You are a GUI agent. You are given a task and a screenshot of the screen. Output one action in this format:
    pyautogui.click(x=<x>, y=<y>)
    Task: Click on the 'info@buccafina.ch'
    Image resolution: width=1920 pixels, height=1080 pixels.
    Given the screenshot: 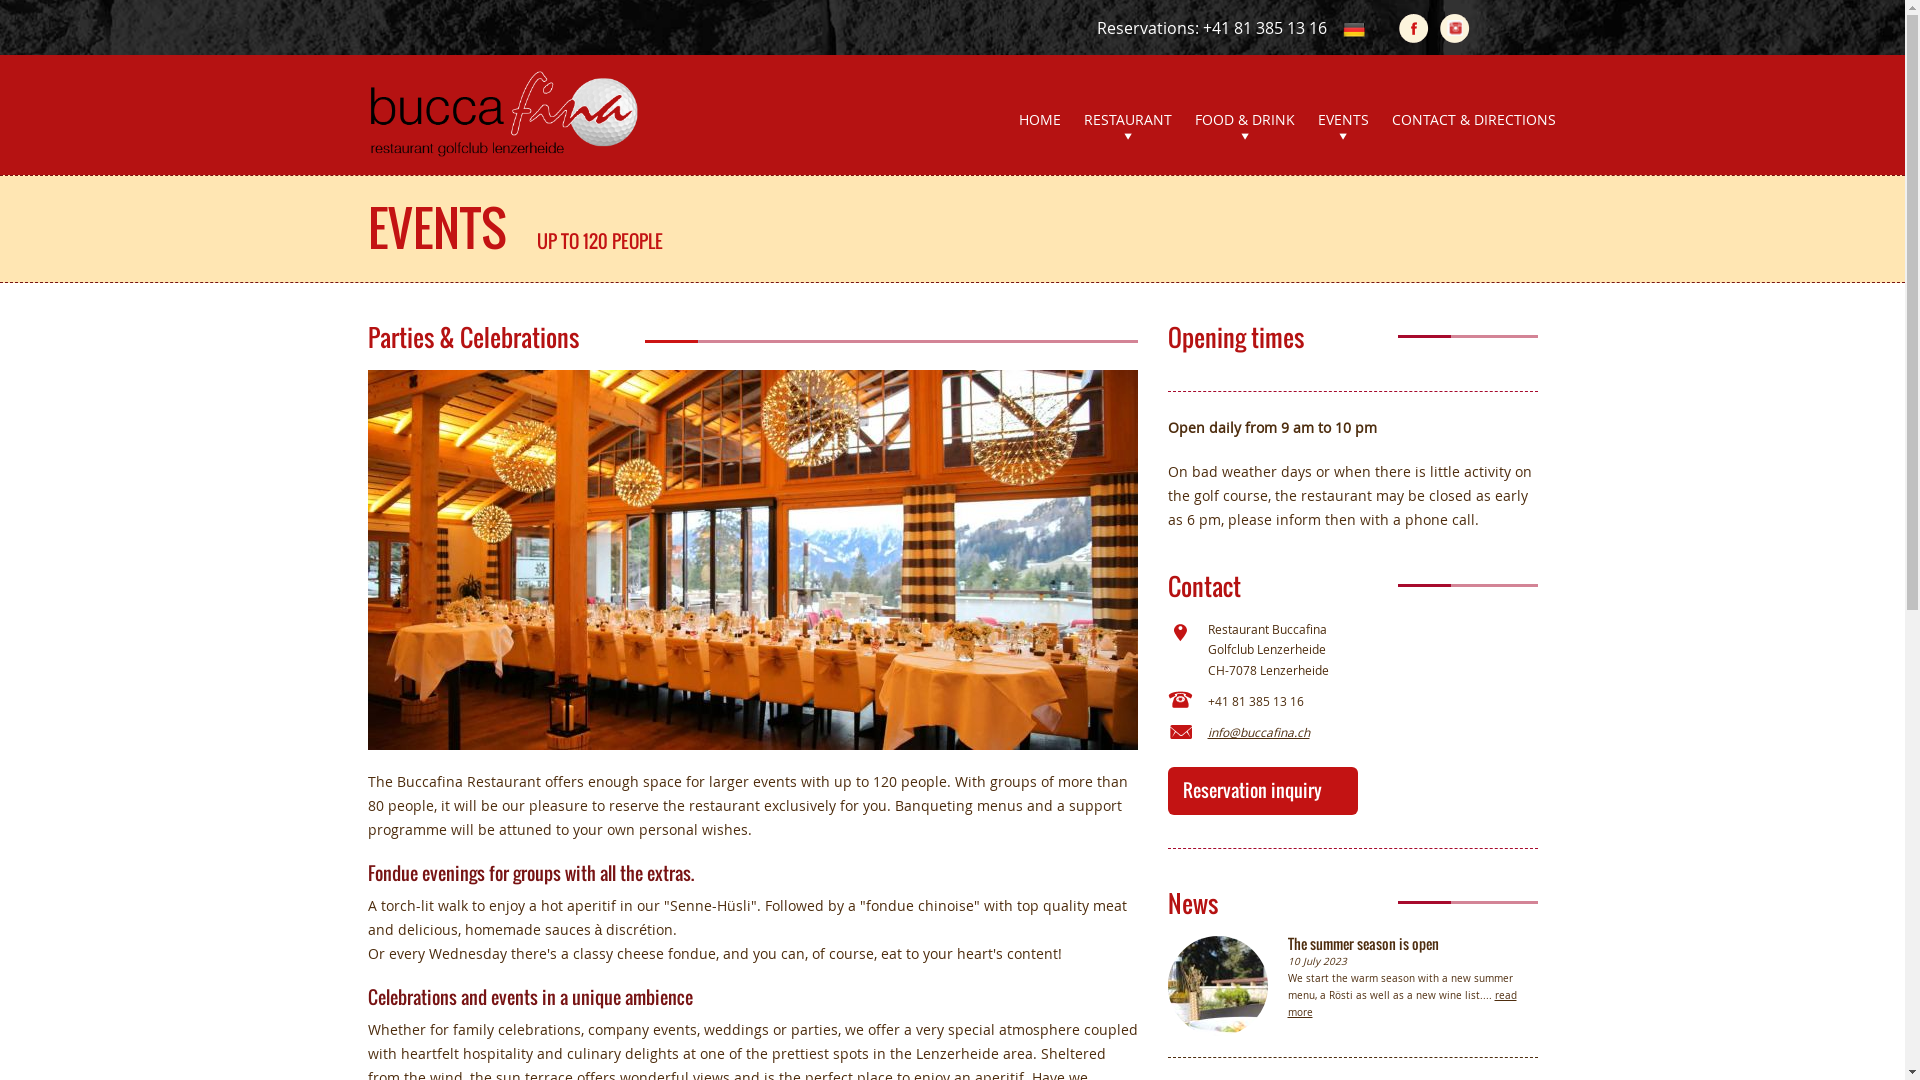 What is the action you would take?
    pyautogui.click(x=1353, y=732)
    